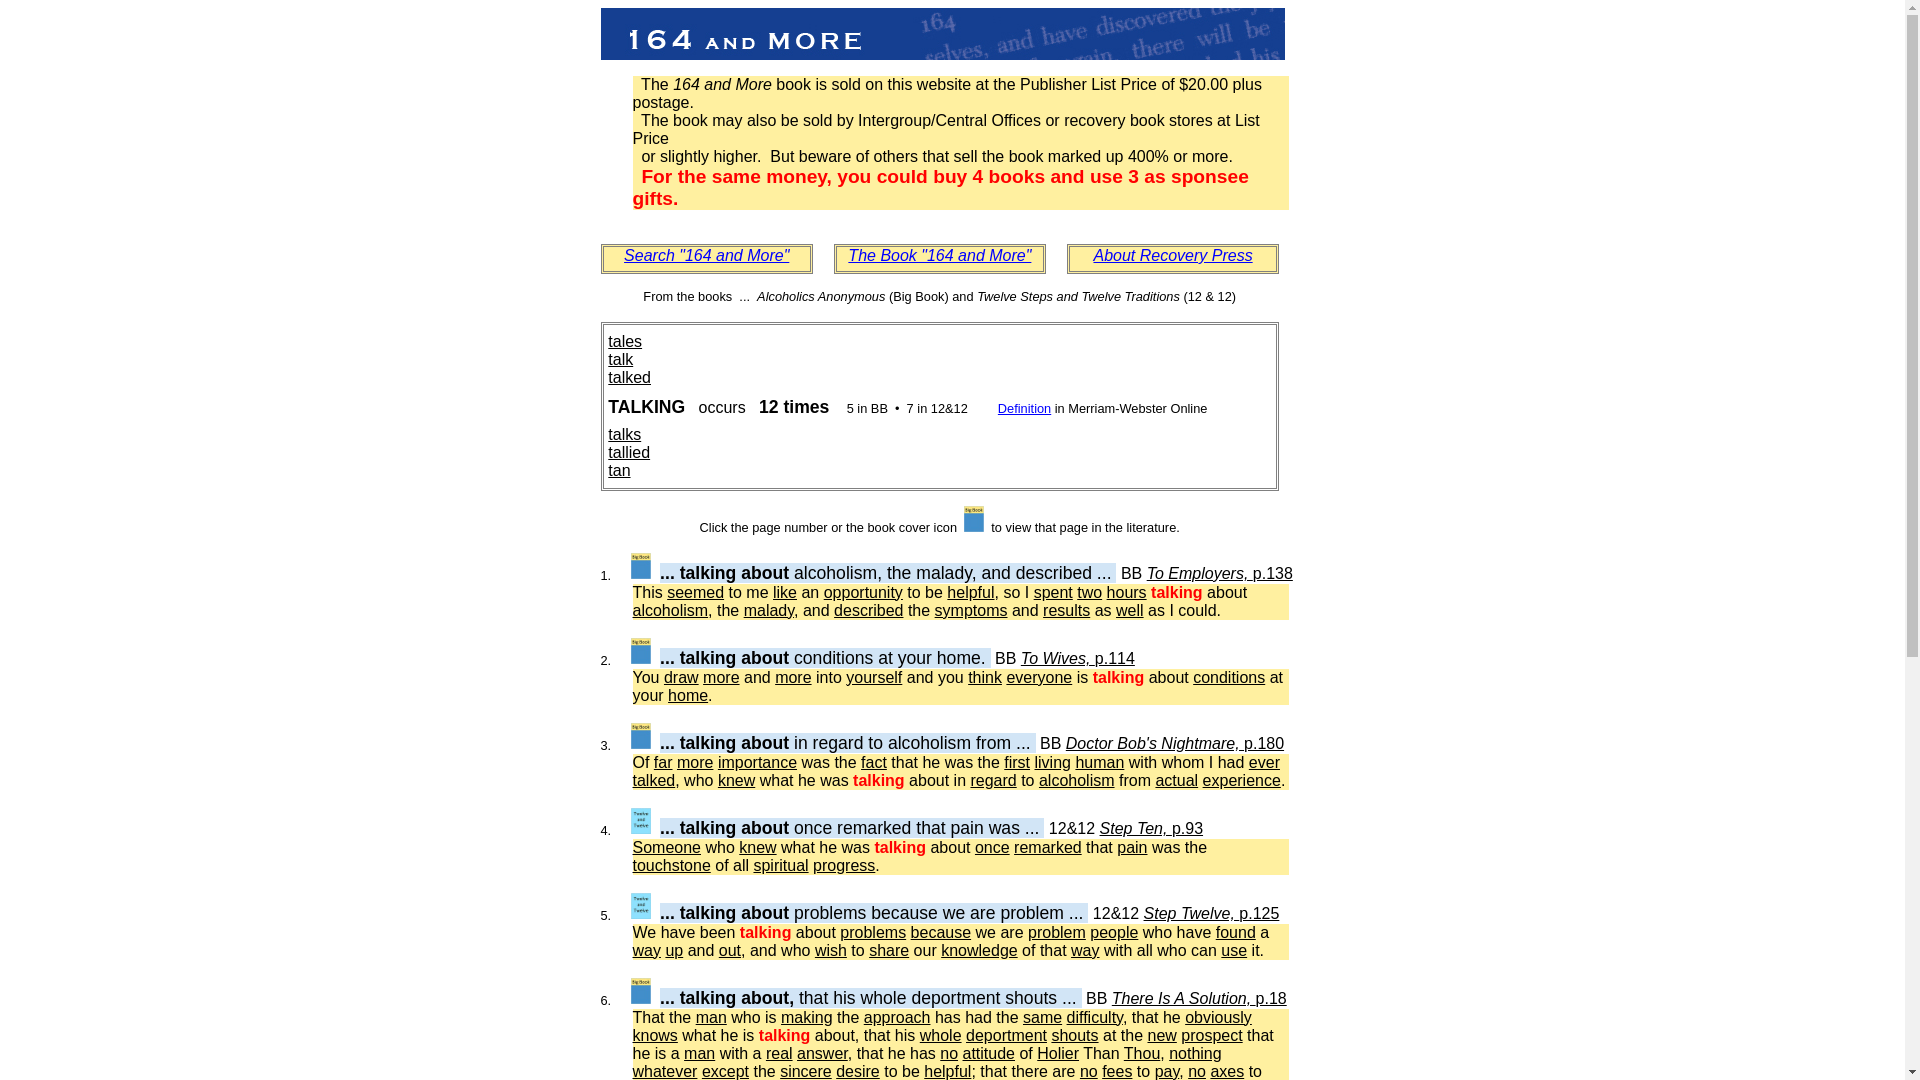 Image resolution: width=1920 pixels, height=1080 pixels. What do you see at coordinates (988, 1052) in the screenshot?
I see `'attitude'` at bounding box center [988, 1052].